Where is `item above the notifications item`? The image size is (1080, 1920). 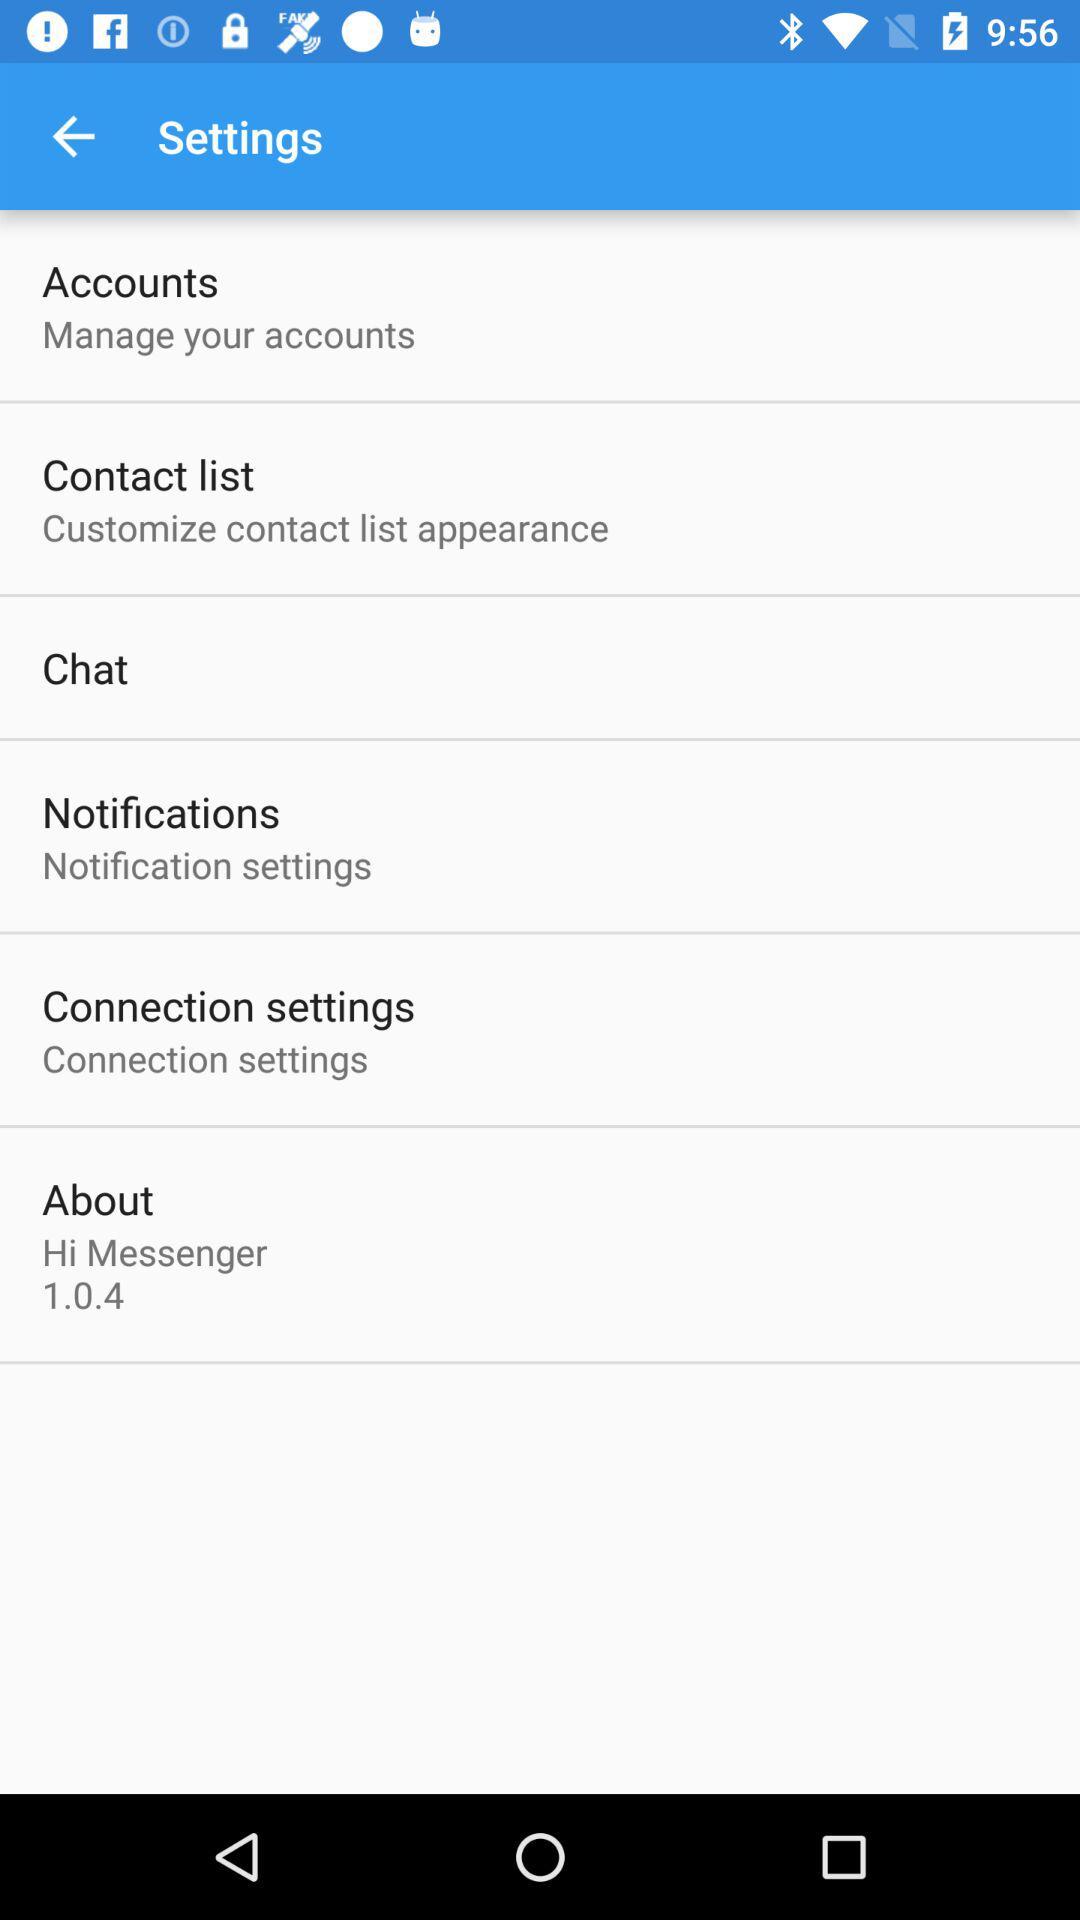
item above the notifications item is located at coordinates (84, 667).